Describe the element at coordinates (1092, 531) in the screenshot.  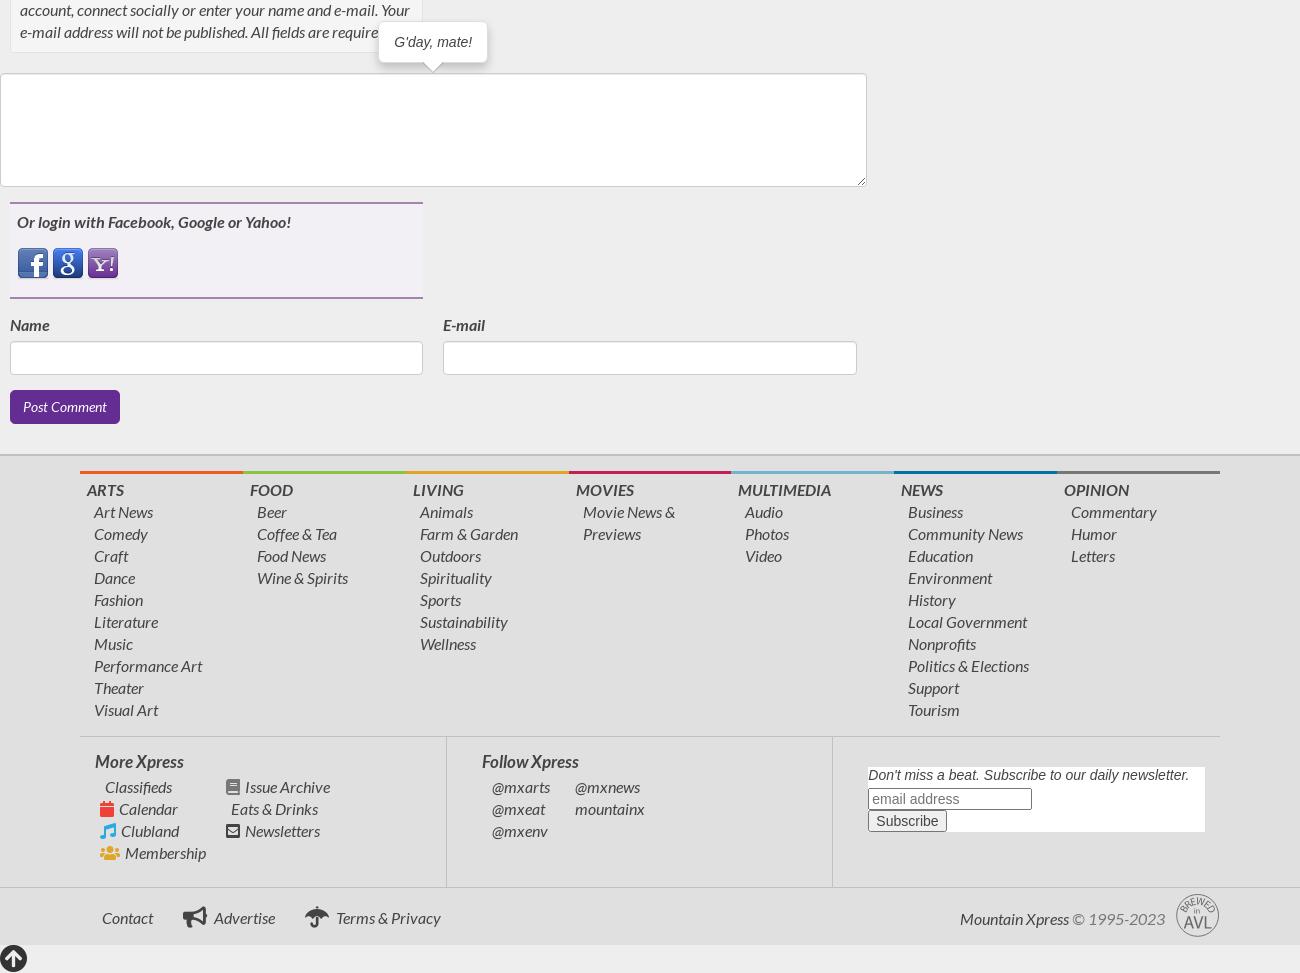
I see `'Humor'` at that location.